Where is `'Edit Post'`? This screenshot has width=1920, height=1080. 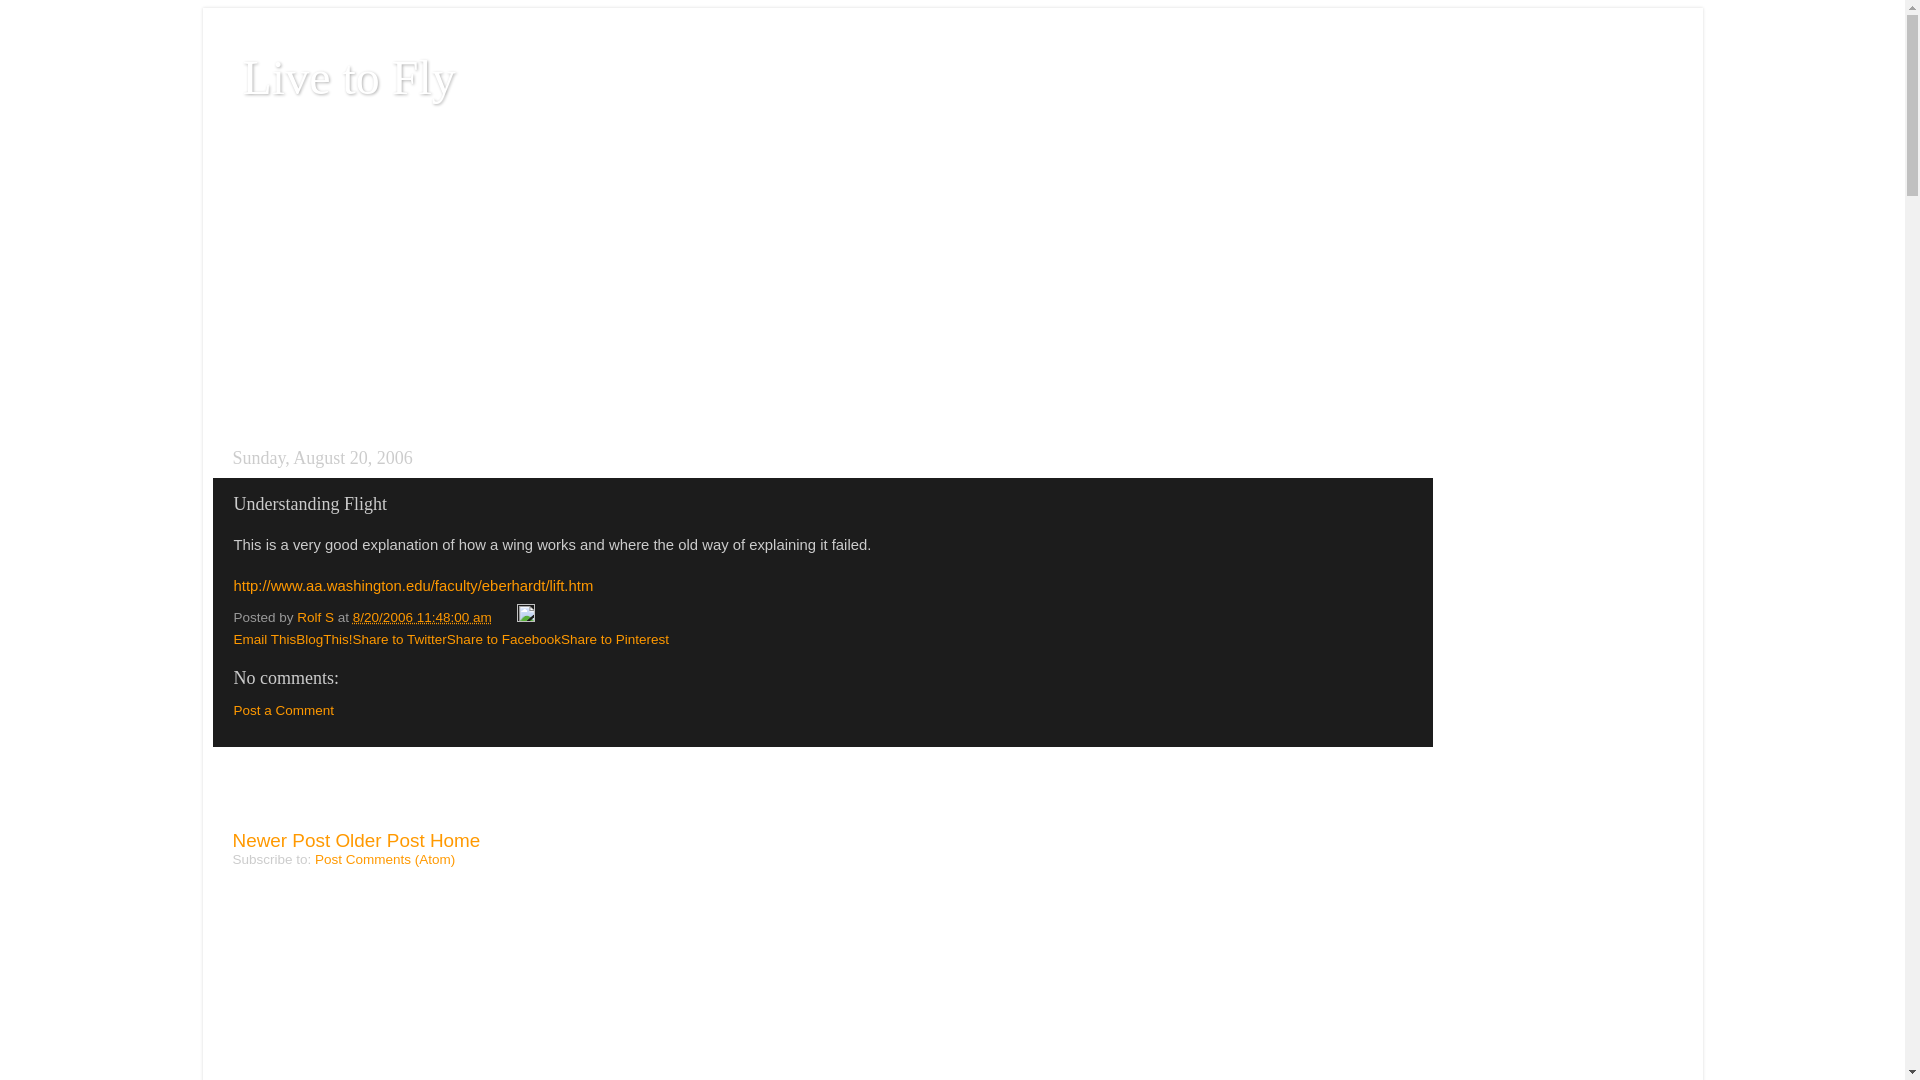
'Edit Post' is located at coordinates (526, 616).